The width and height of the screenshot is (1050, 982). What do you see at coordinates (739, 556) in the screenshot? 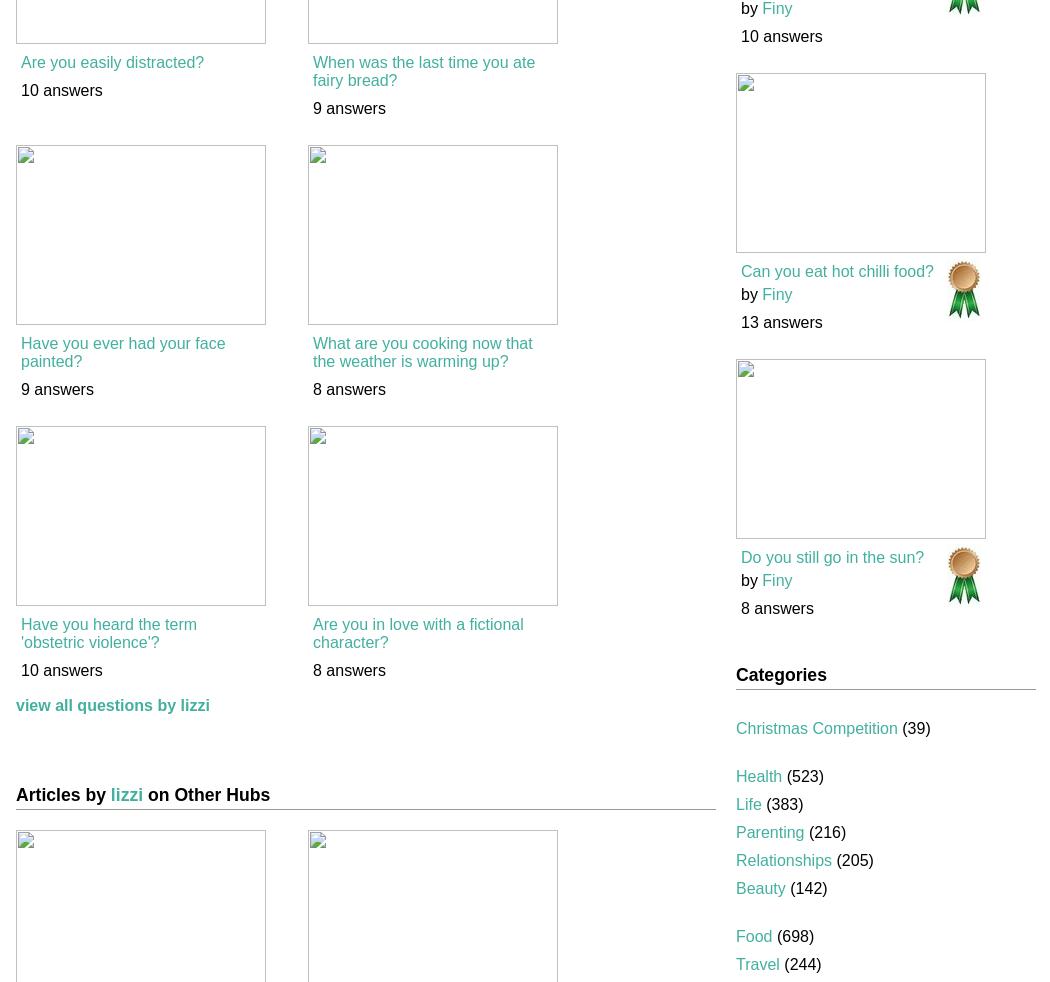
I see `'Do you still go in the sun?'` at bounding box center [739, 556].